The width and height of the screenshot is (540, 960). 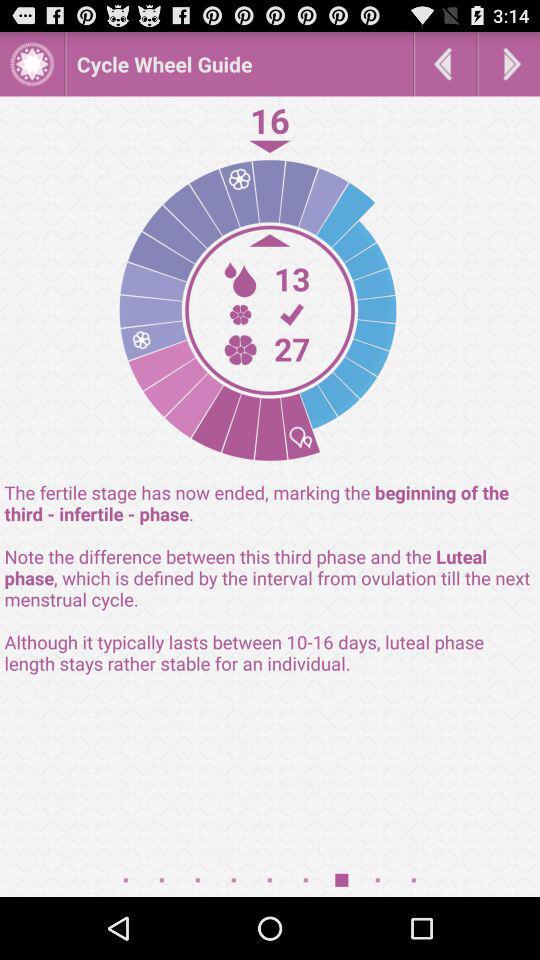 I want to click on the arrow_backward icon, so click(x=445, y=68).